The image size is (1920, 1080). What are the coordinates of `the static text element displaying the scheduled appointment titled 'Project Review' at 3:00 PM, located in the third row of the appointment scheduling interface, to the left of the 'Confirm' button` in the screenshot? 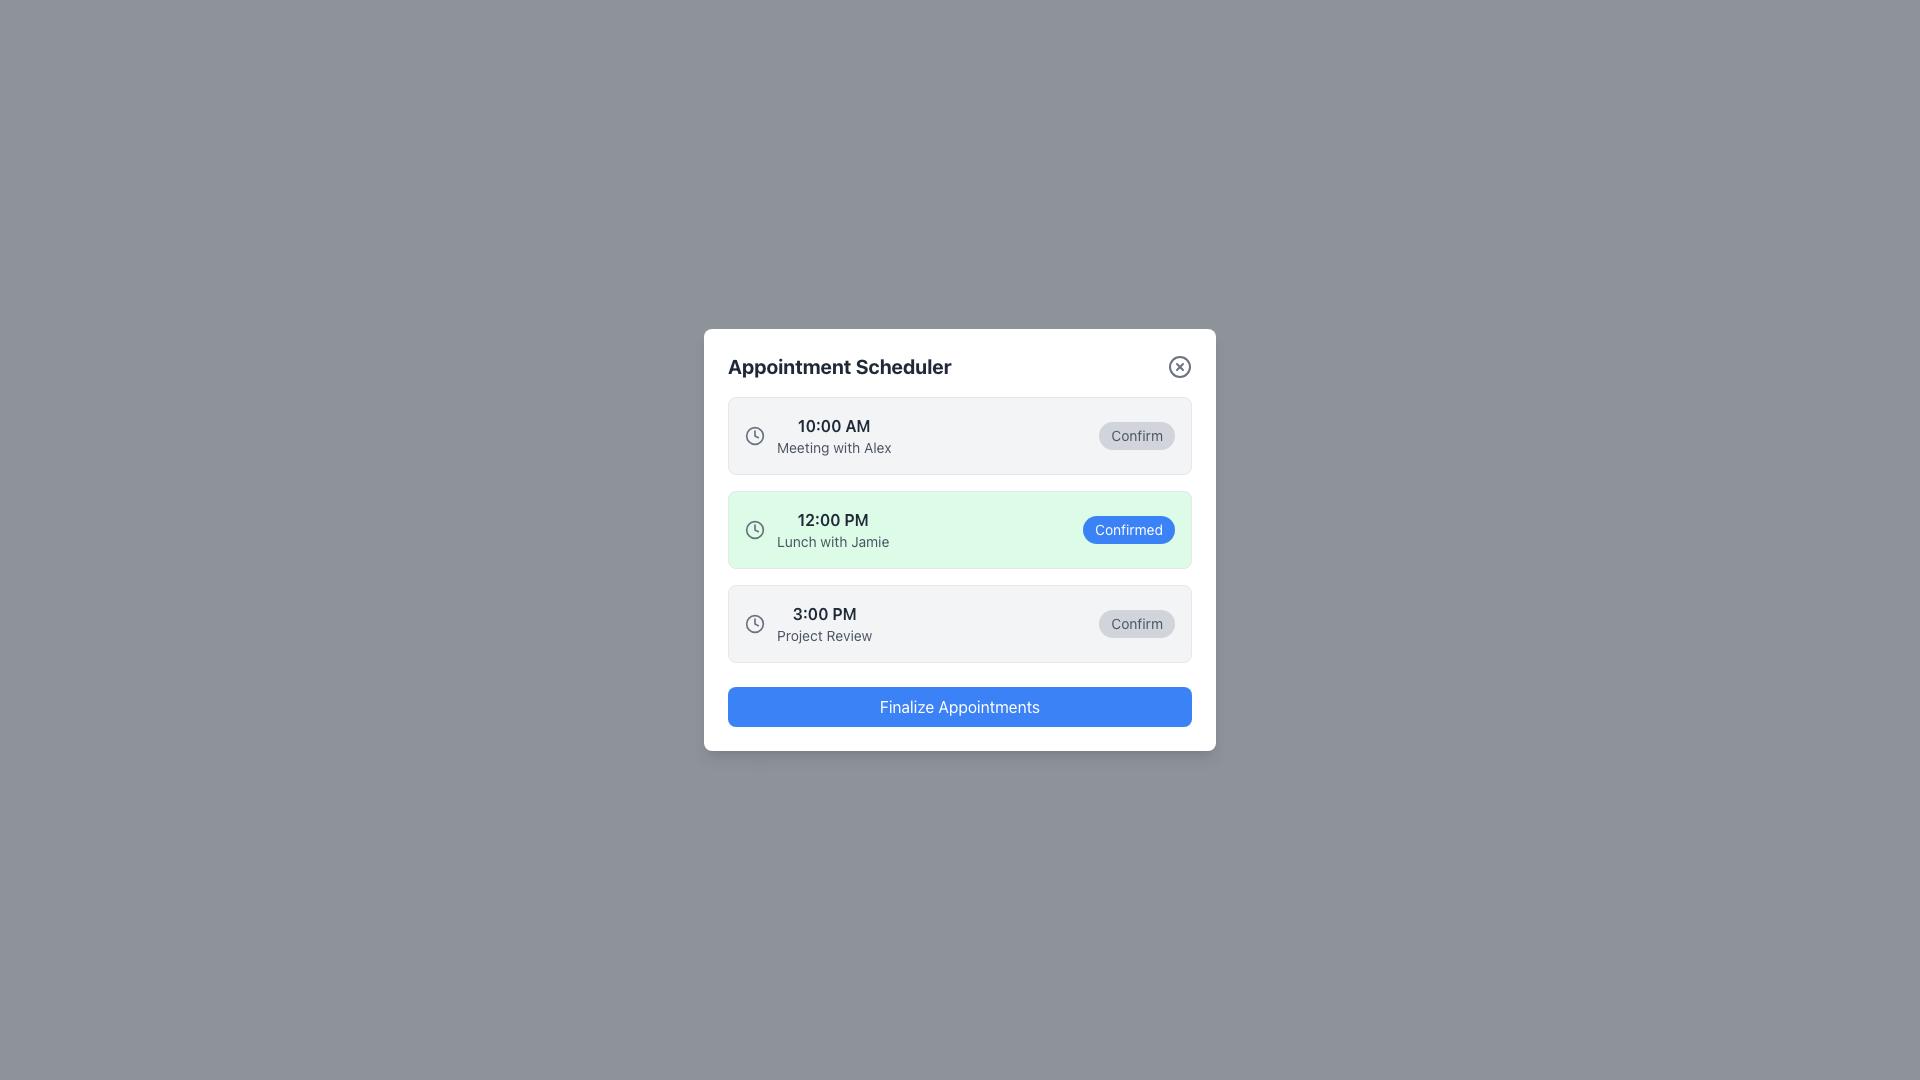 It's located at (808, 623).